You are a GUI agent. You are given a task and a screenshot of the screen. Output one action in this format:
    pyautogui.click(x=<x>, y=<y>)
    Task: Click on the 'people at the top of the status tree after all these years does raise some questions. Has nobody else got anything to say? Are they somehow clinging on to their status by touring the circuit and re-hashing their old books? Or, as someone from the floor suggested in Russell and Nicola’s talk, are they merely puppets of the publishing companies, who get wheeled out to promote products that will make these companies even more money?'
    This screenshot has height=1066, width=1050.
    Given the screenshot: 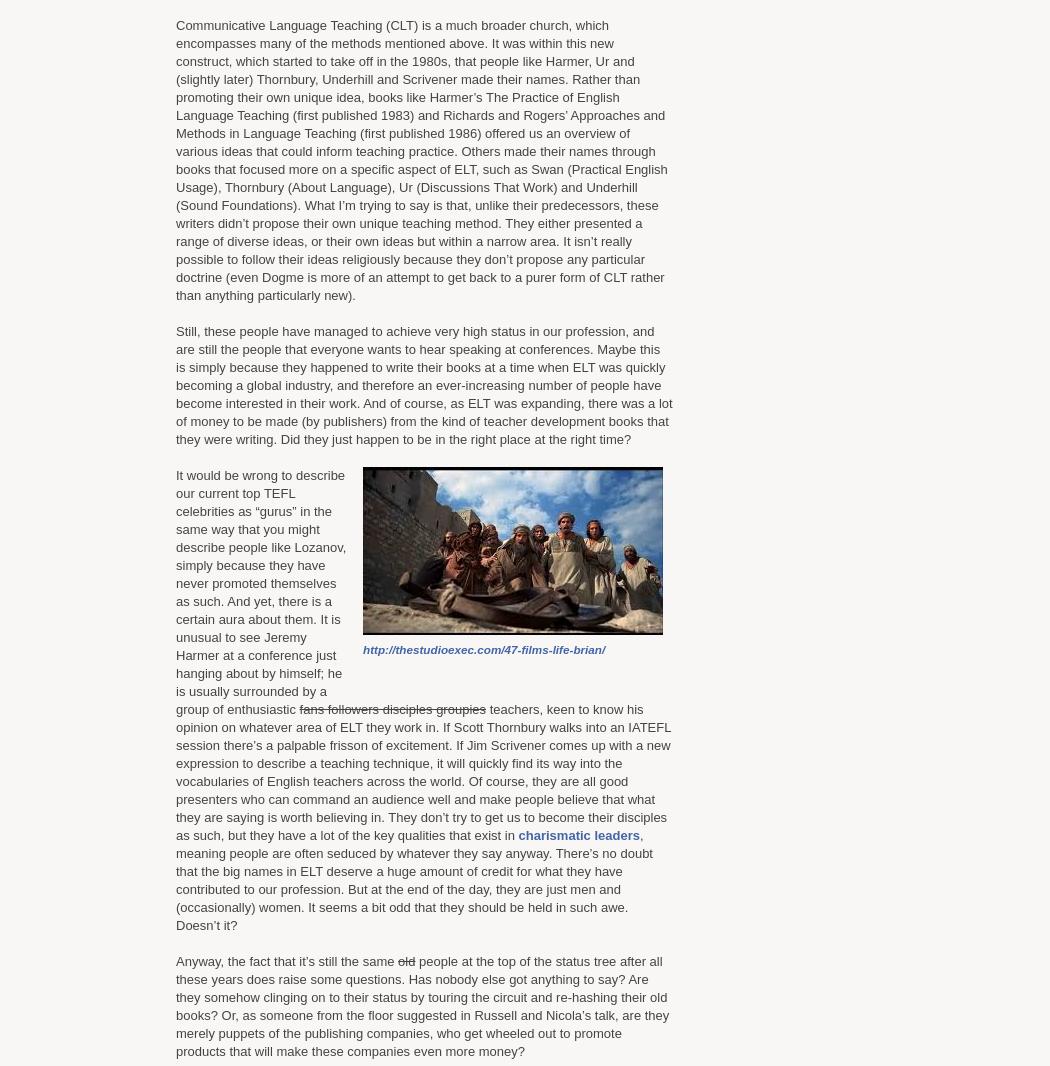 What is the action you would take?
    pyautogui.click(x=421, y=1006)
    